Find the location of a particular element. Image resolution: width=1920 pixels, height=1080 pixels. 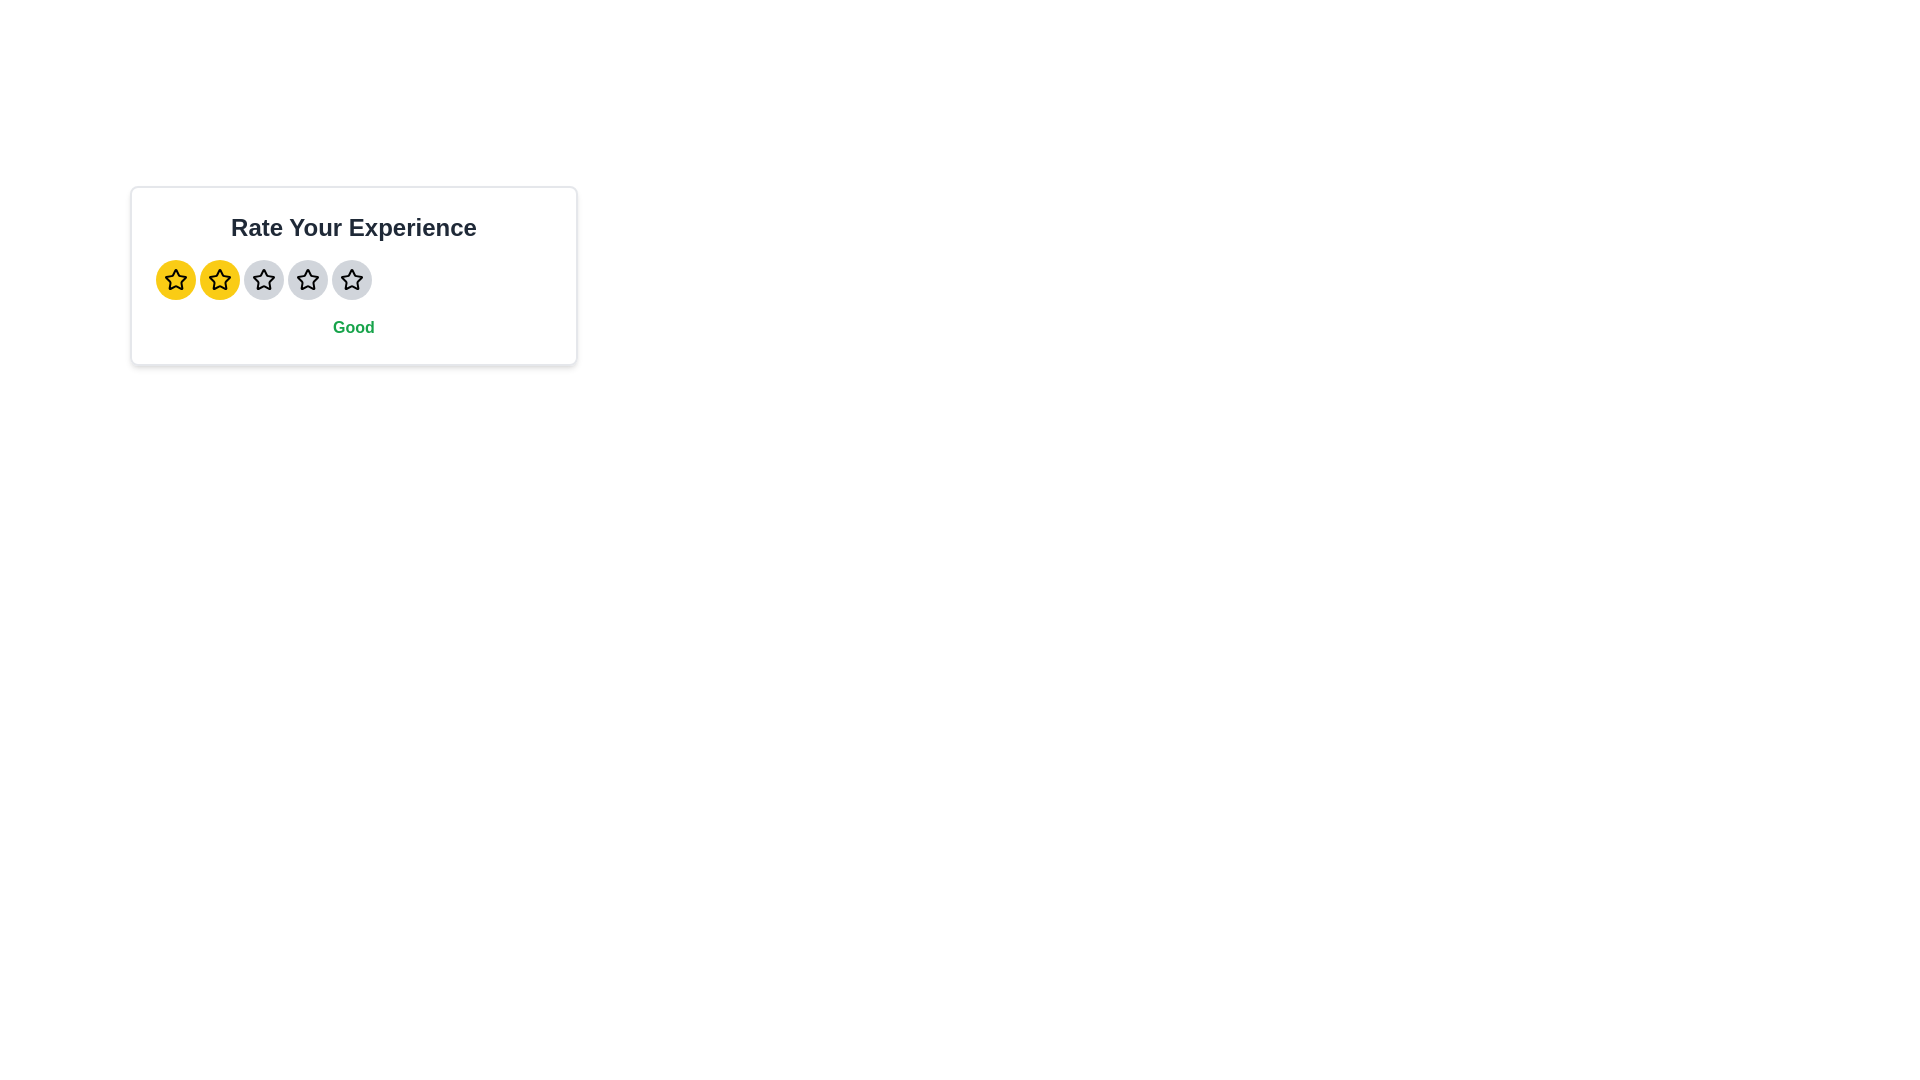

the first star-shaped Rating Star Icon with a black outline, positioned inside a circular yellow background is located at coordinates (176, 280).